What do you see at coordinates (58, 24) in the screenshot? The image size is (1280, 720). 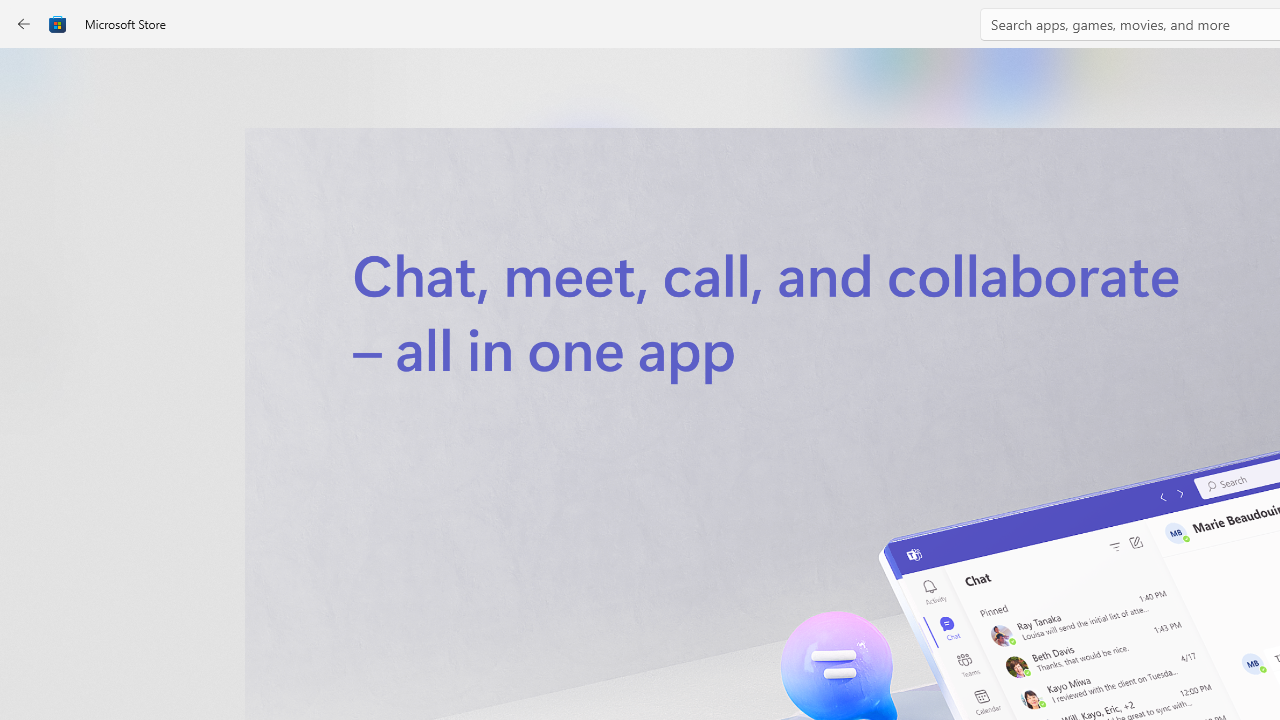 I see `'Class: Image'` at bounding box center [58, 24].